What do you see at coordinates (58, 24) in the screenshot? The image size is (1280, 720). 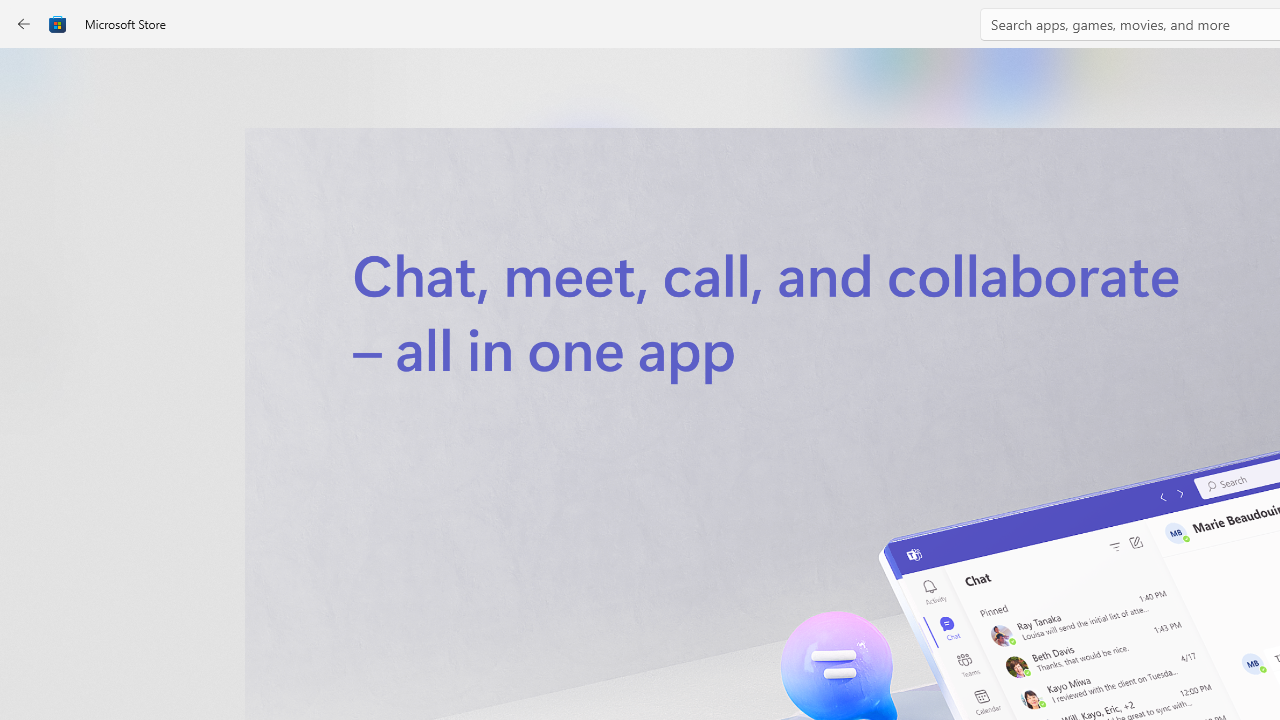 I see `'Class: Image'` at bounding box center [58, 24].